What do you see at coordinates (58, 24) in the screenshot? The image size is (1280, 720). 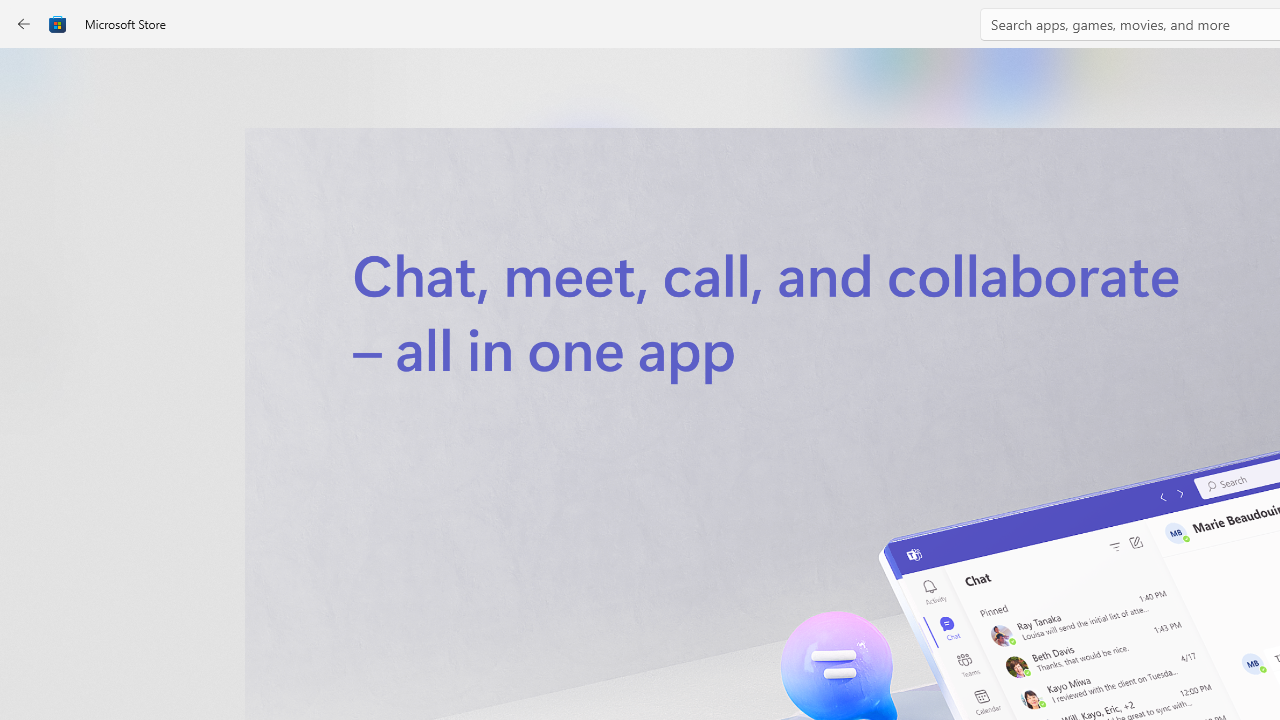 I see `'Class: Image'` at bounding box center [58, 24].